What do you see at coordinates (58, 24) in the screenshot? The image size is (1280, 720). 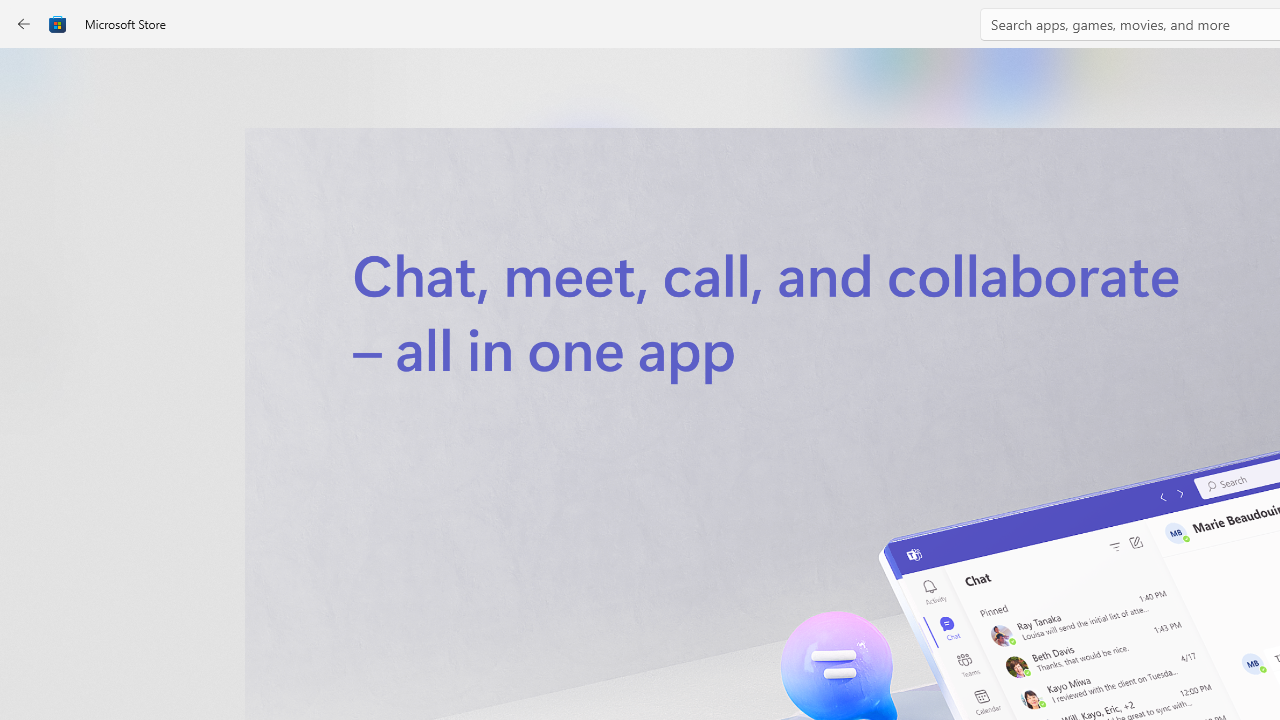 I see `'Class: Image'` at bounding box center [58, 24].